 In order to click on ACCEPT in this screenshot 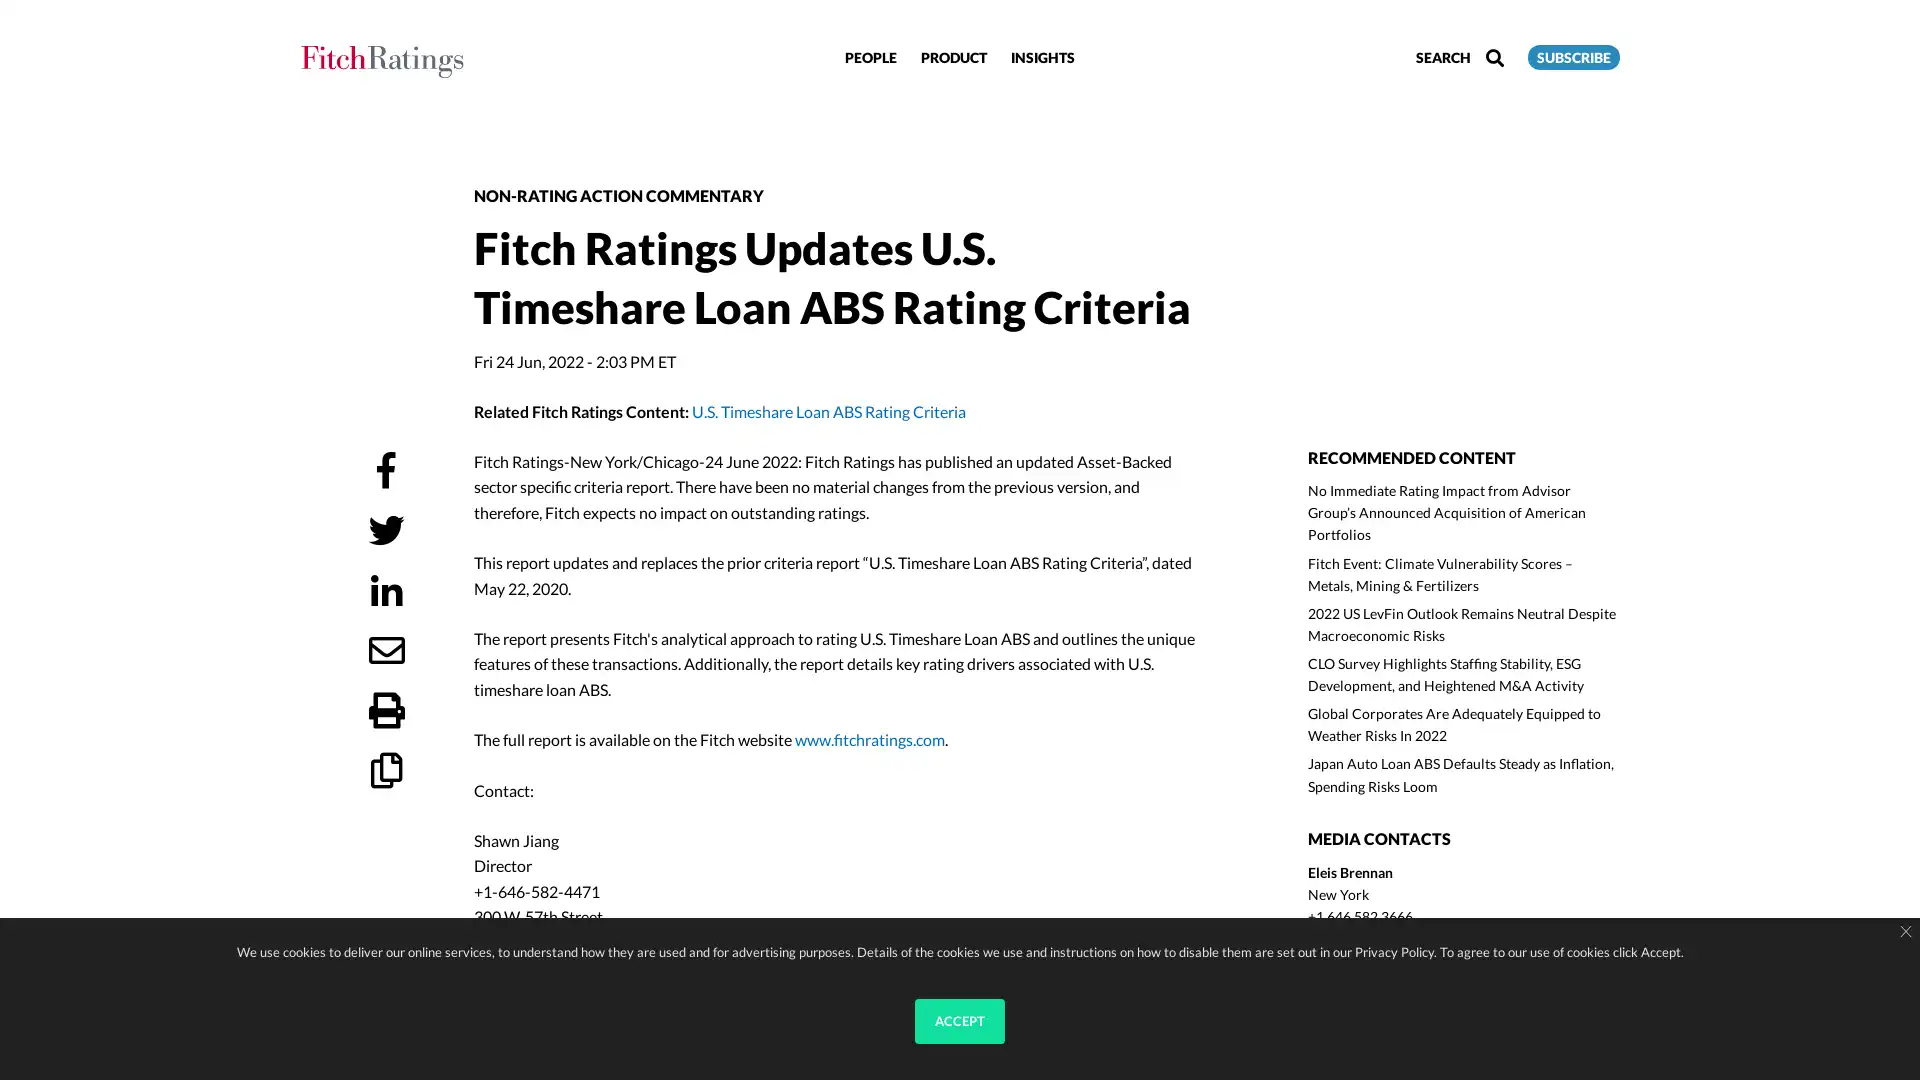, I will do `click(960, 1021)`.